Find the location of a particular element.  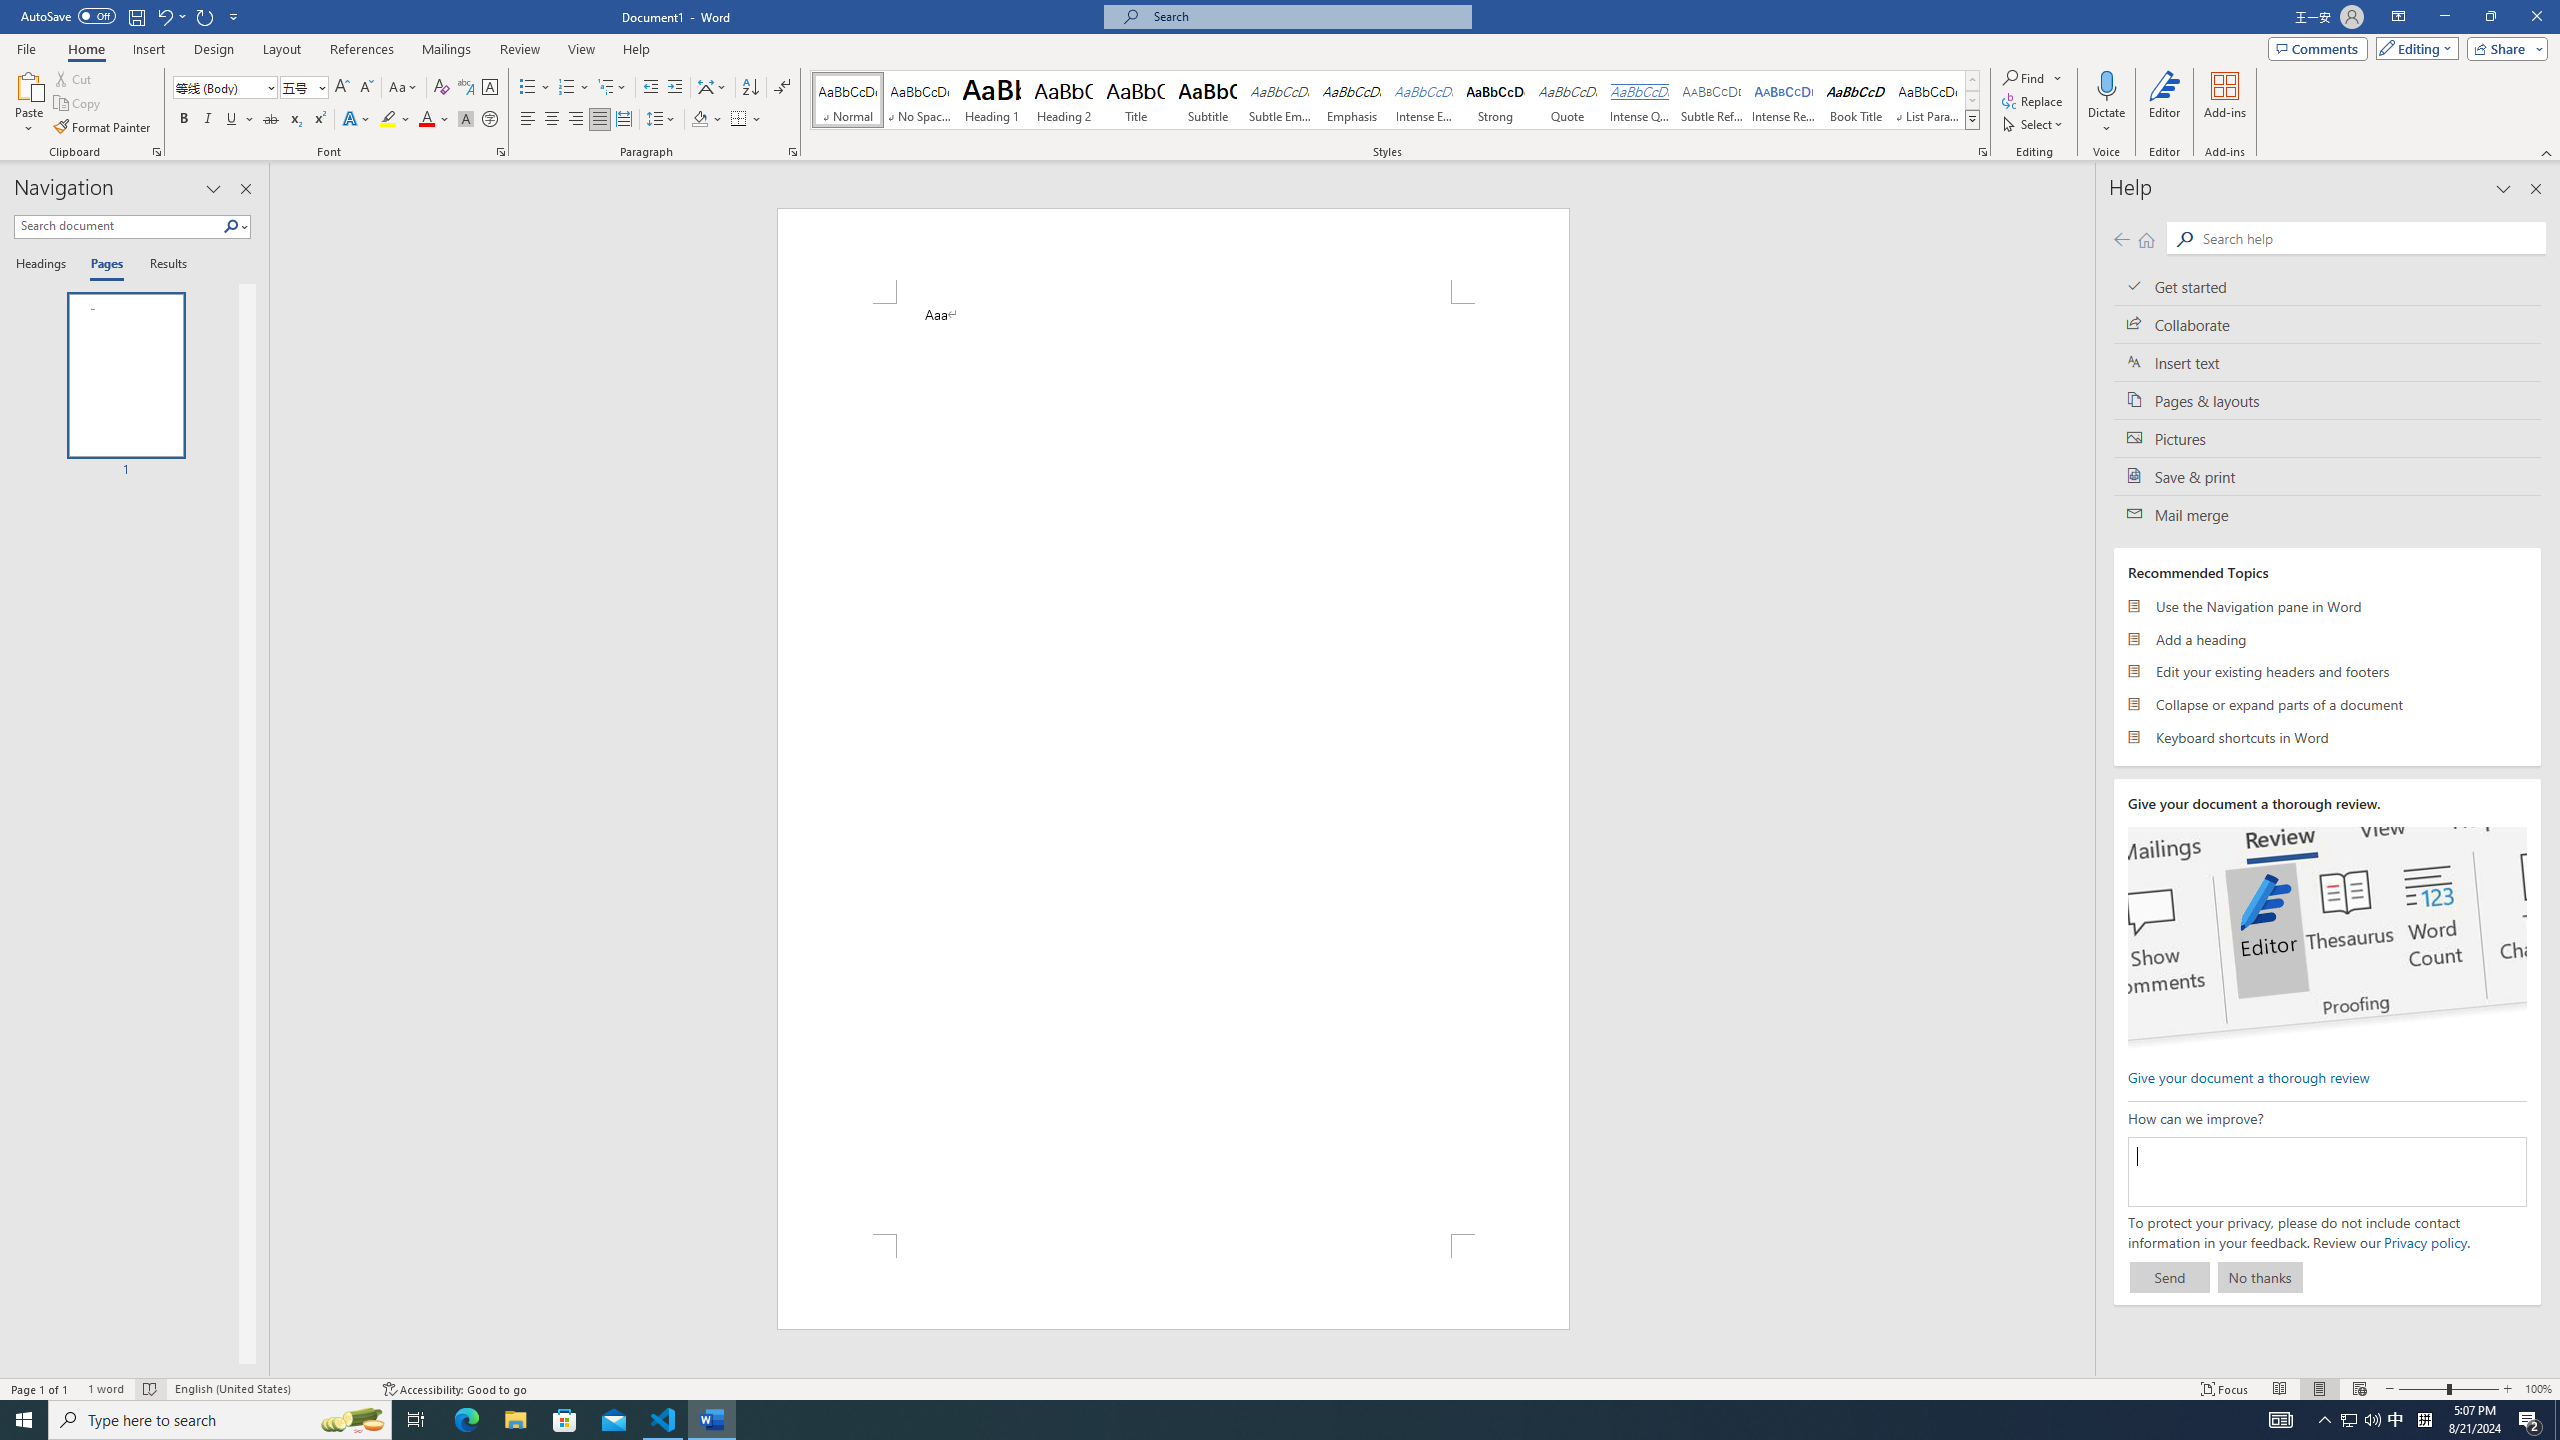

'Underline' is located at coordinates (231, 118).